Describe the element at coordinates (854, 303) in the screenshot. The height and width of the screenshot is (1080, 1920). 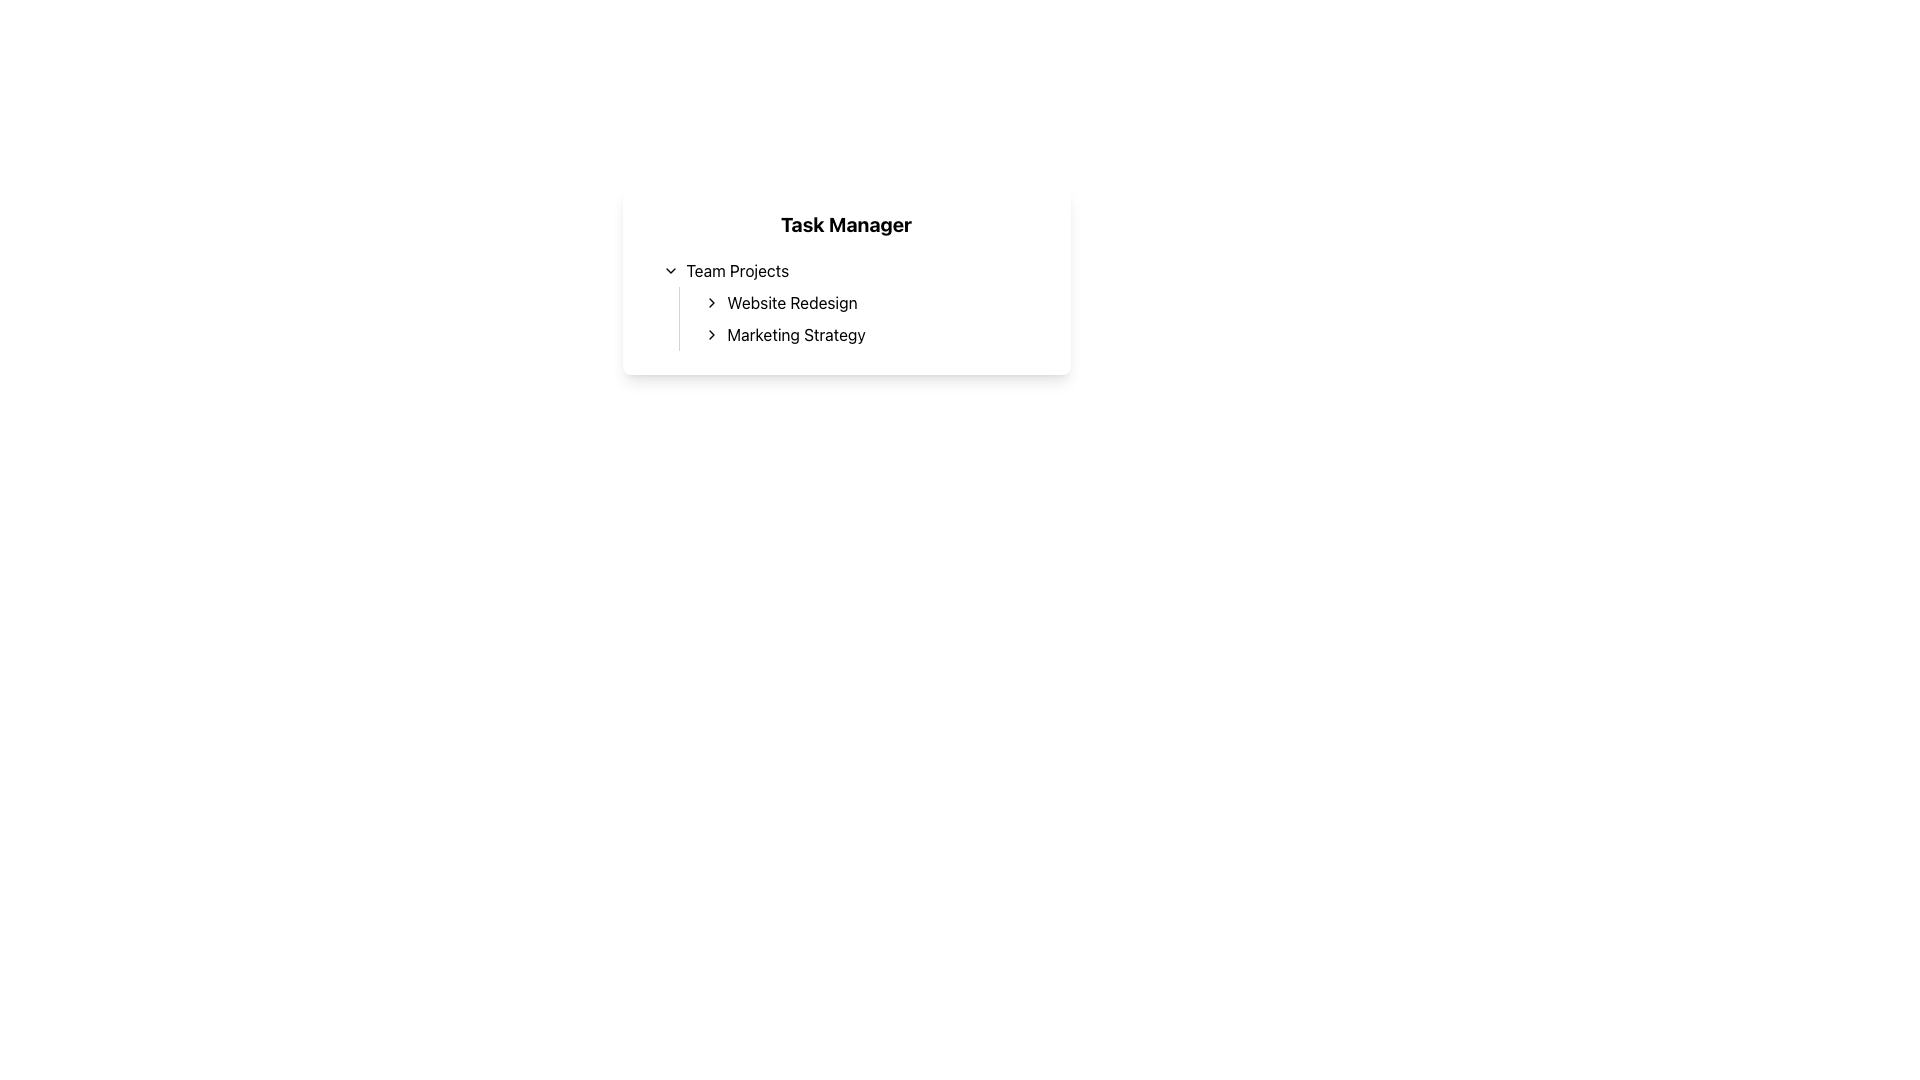
I see `on the second sub-menu item under 'Team Projects' in the collapsible list located below the 'Task Manager' heading` at that location.